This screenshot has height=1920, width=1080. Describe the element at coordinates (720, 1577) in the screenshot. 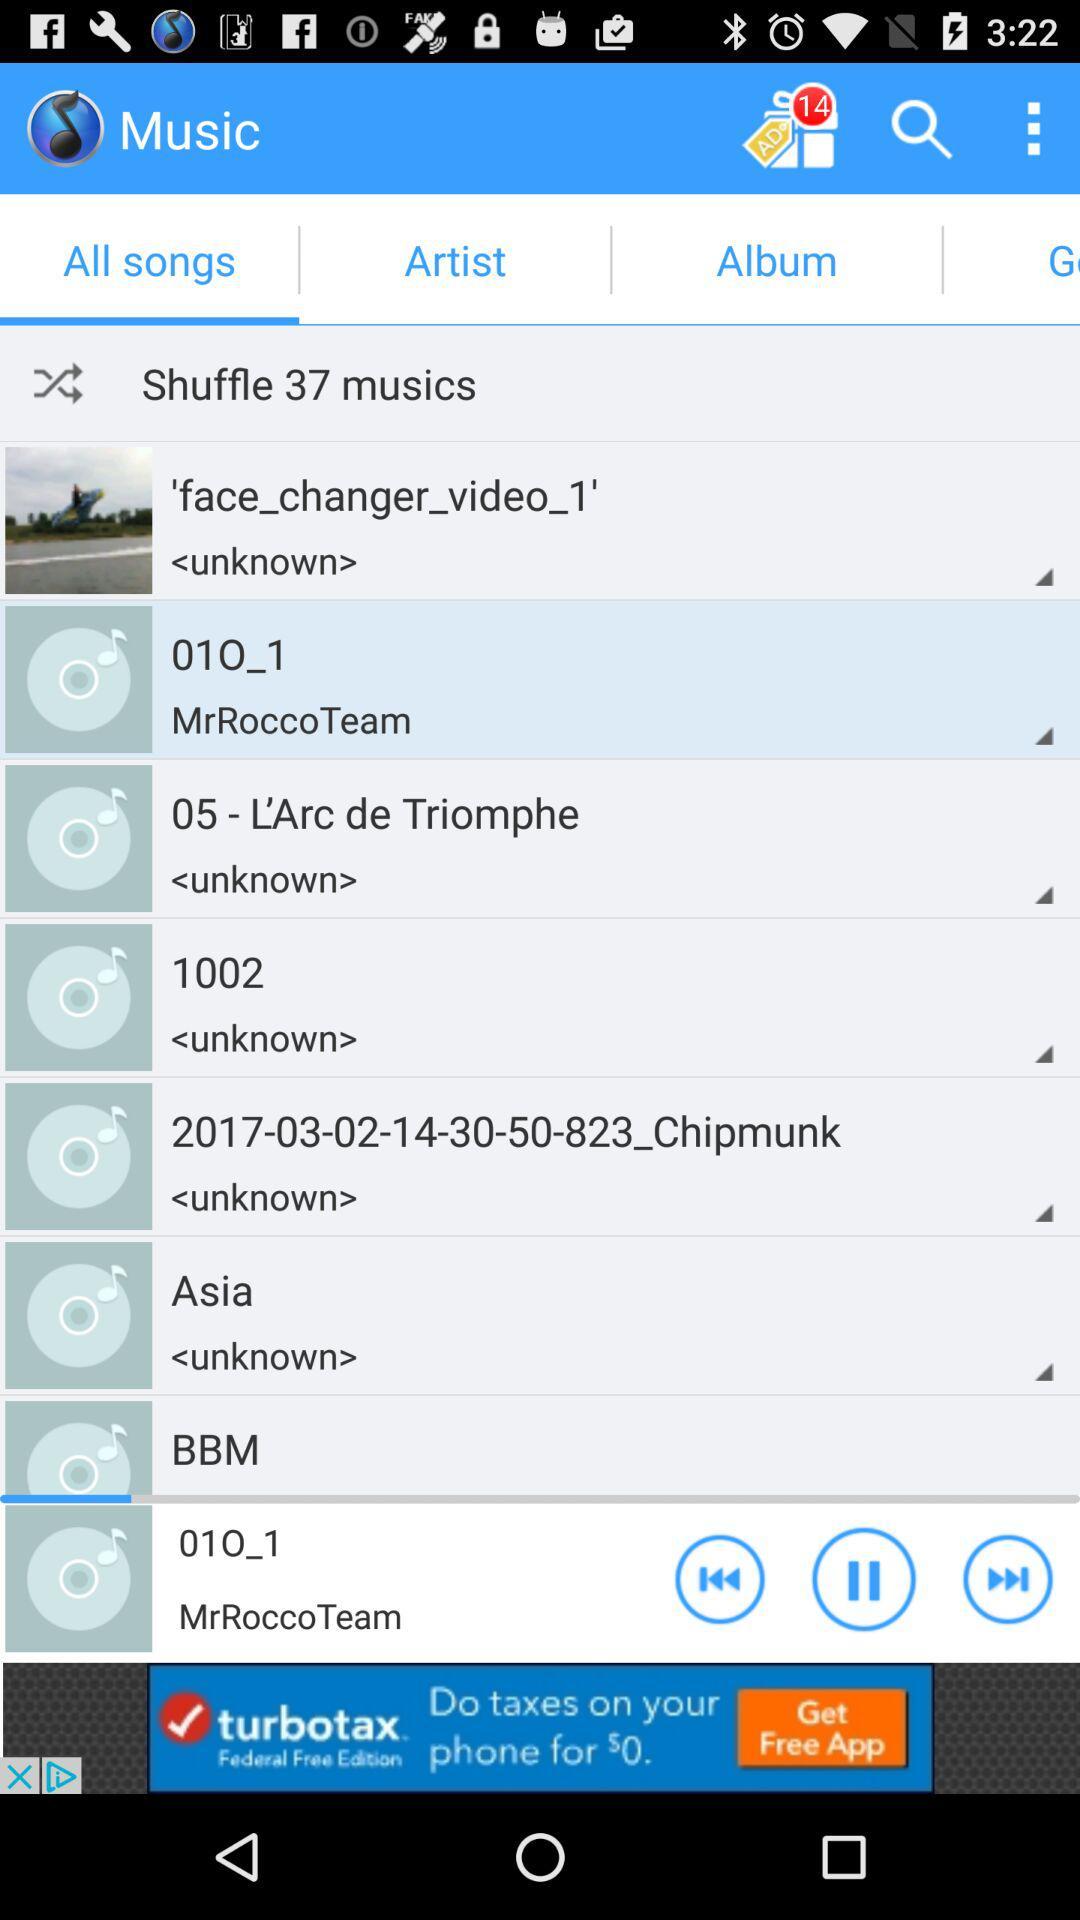

I see `rewind music` at that location.